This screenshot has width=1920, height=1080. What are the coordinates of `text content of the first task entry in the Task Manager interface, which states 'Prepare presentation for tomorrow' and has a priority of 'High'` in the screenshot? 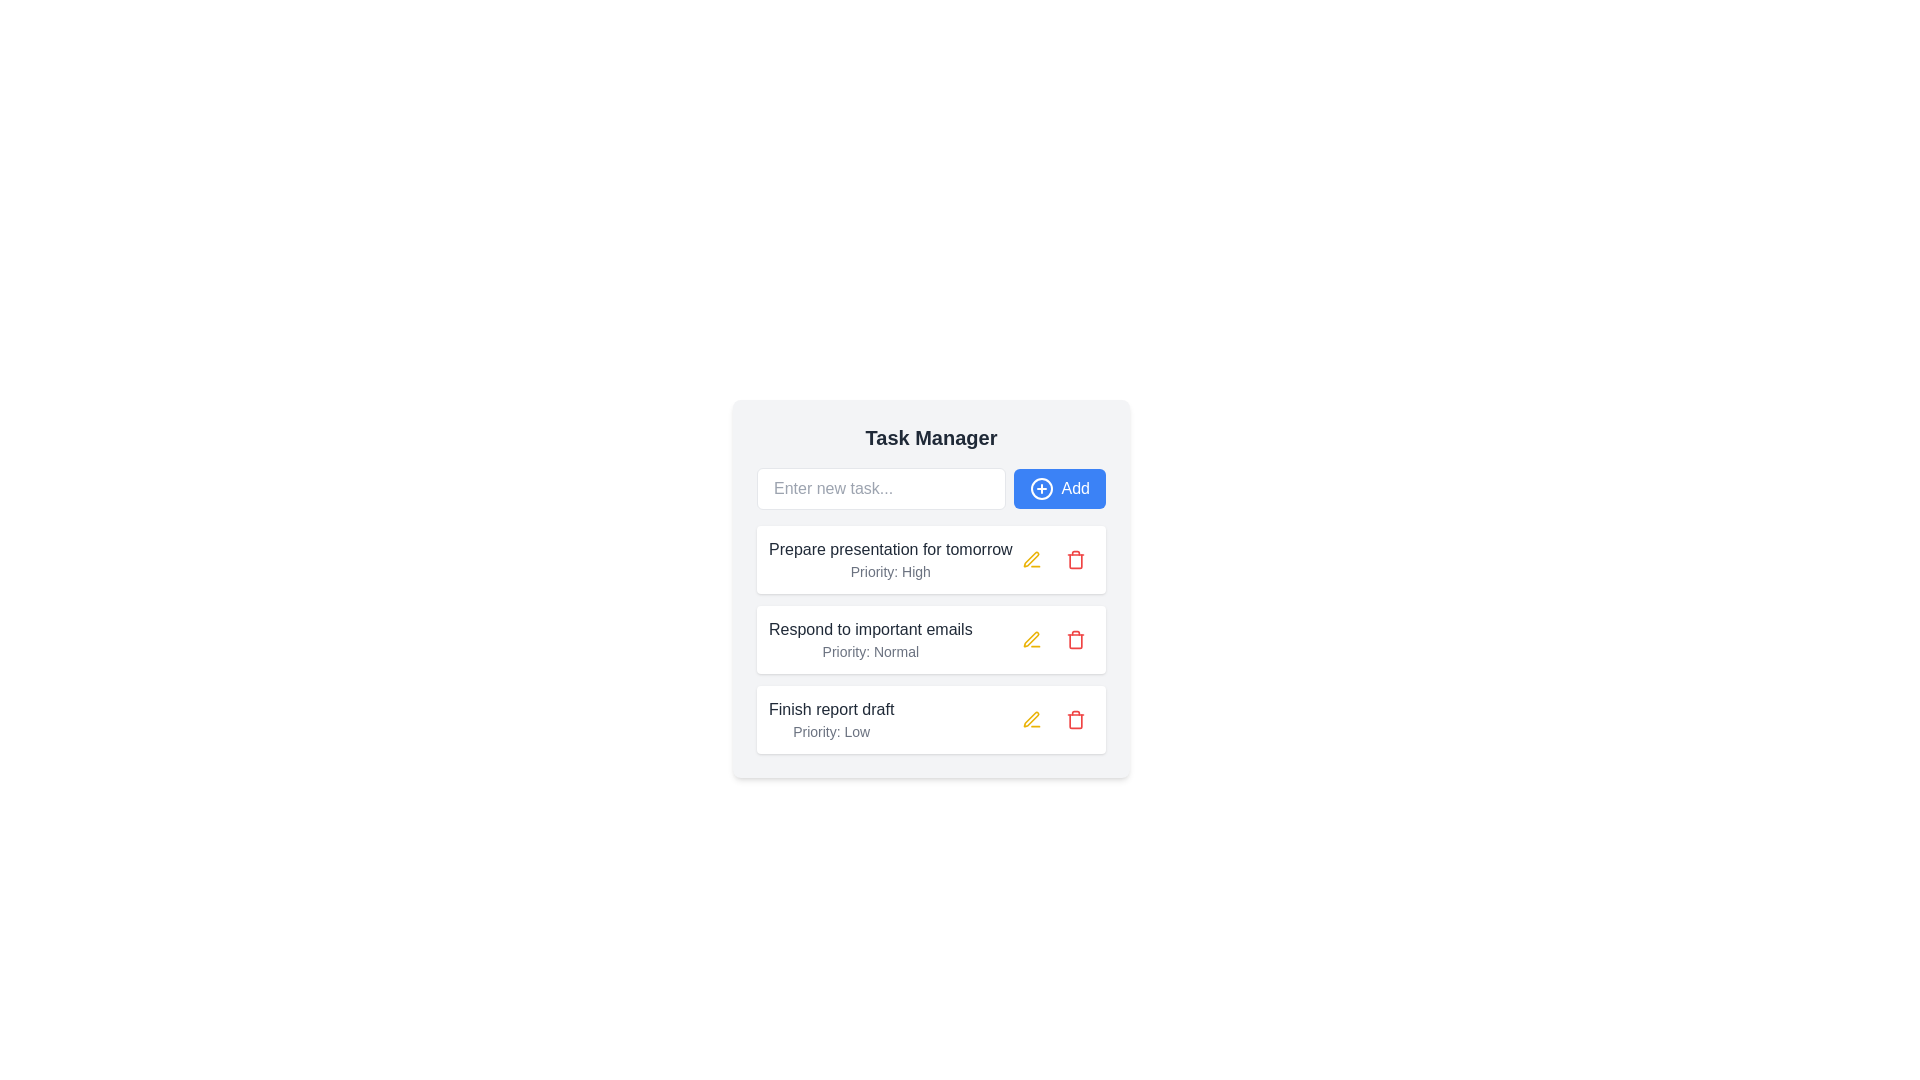 It's located at (889, 559).